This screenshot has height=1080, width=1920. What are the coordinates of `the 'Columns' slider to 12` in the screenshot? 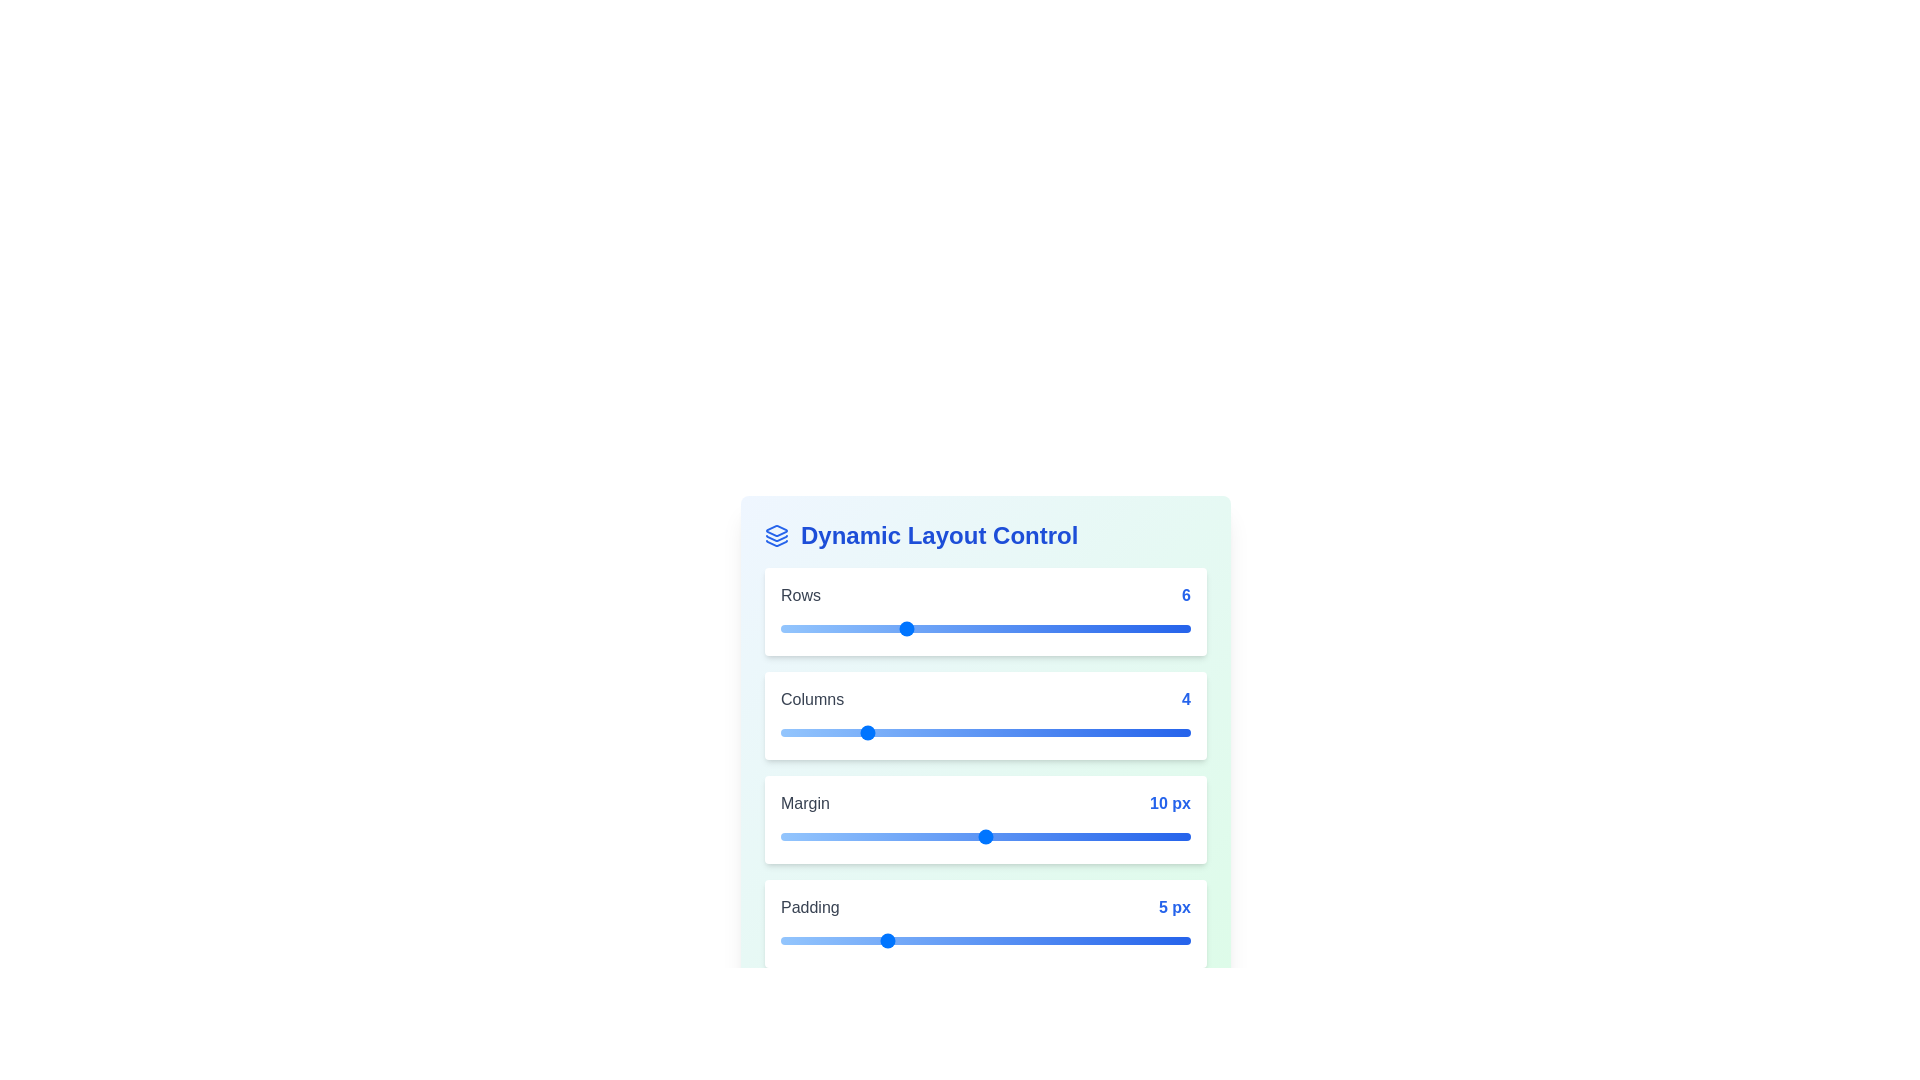 It's located at (1027, 732).